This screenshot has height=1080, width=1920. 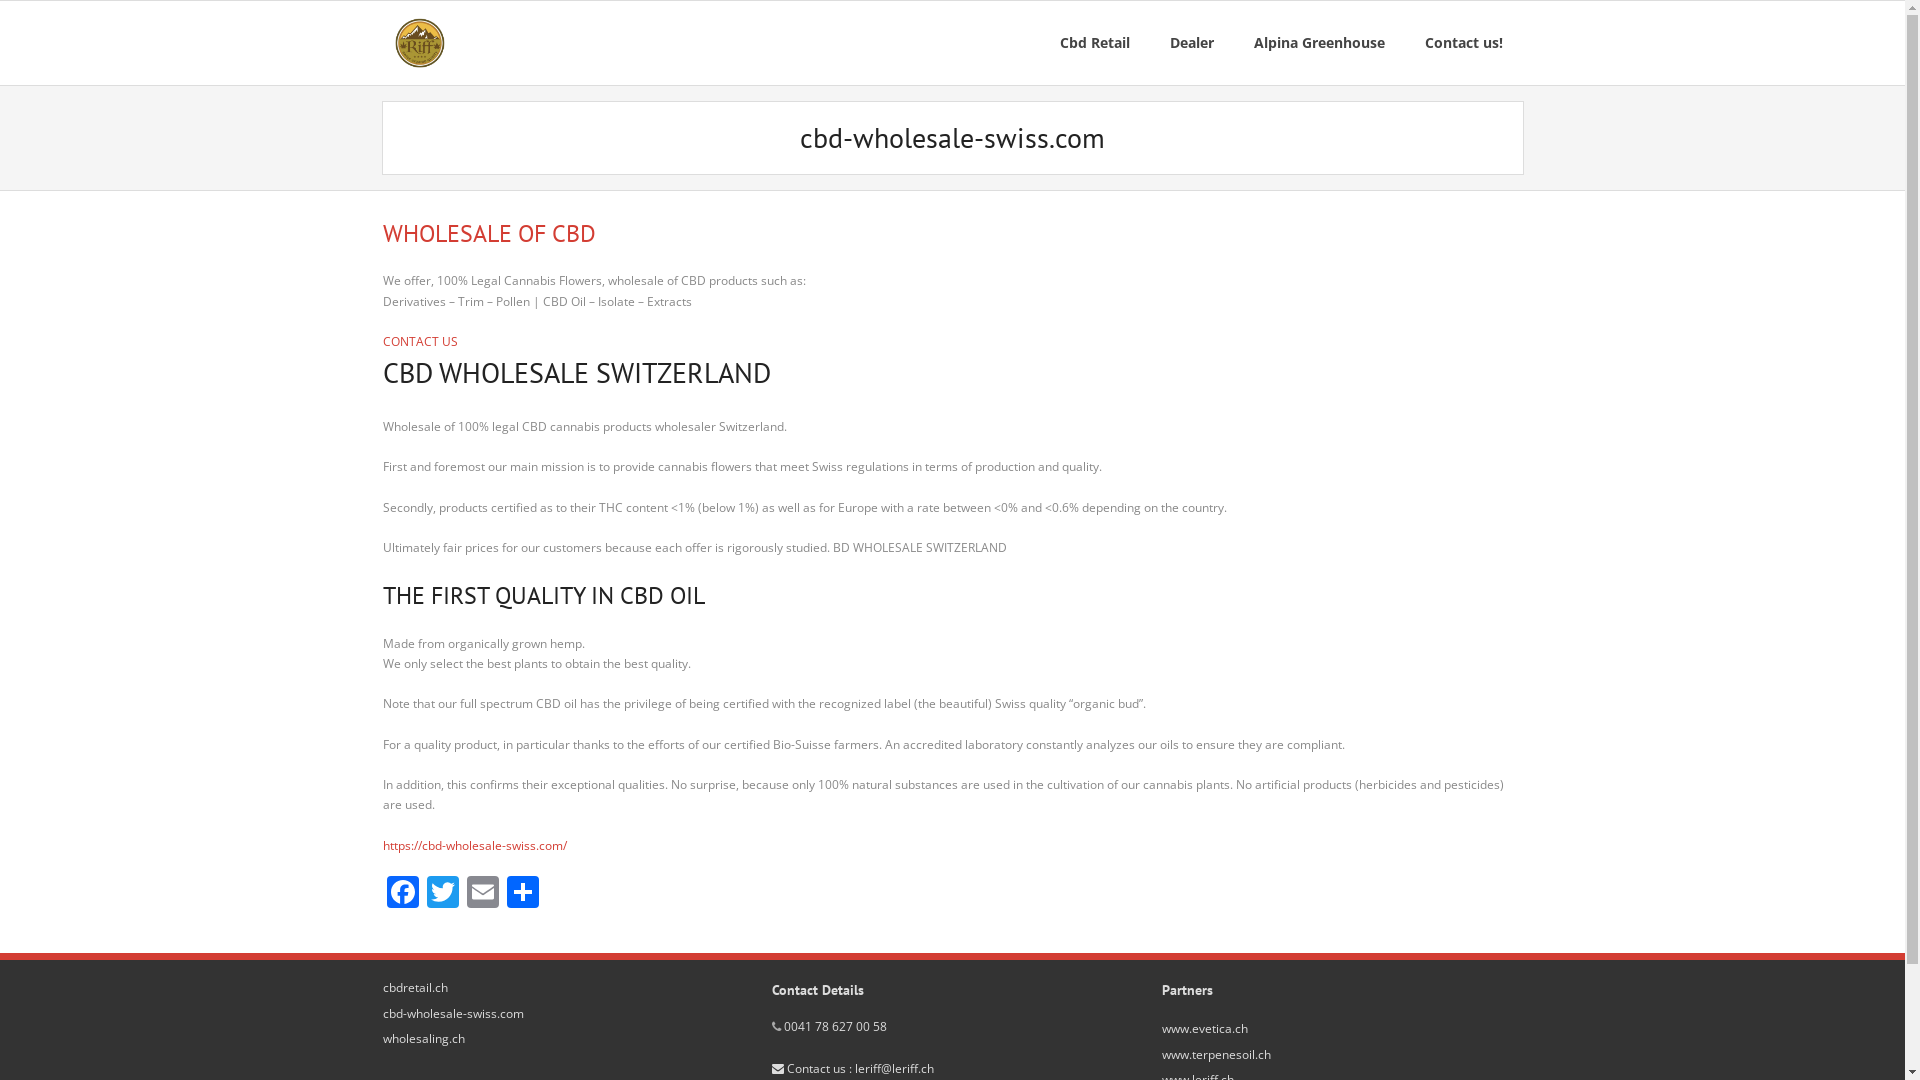 I want to click on 'cbdretail.ch', so click(x=413, y=986).